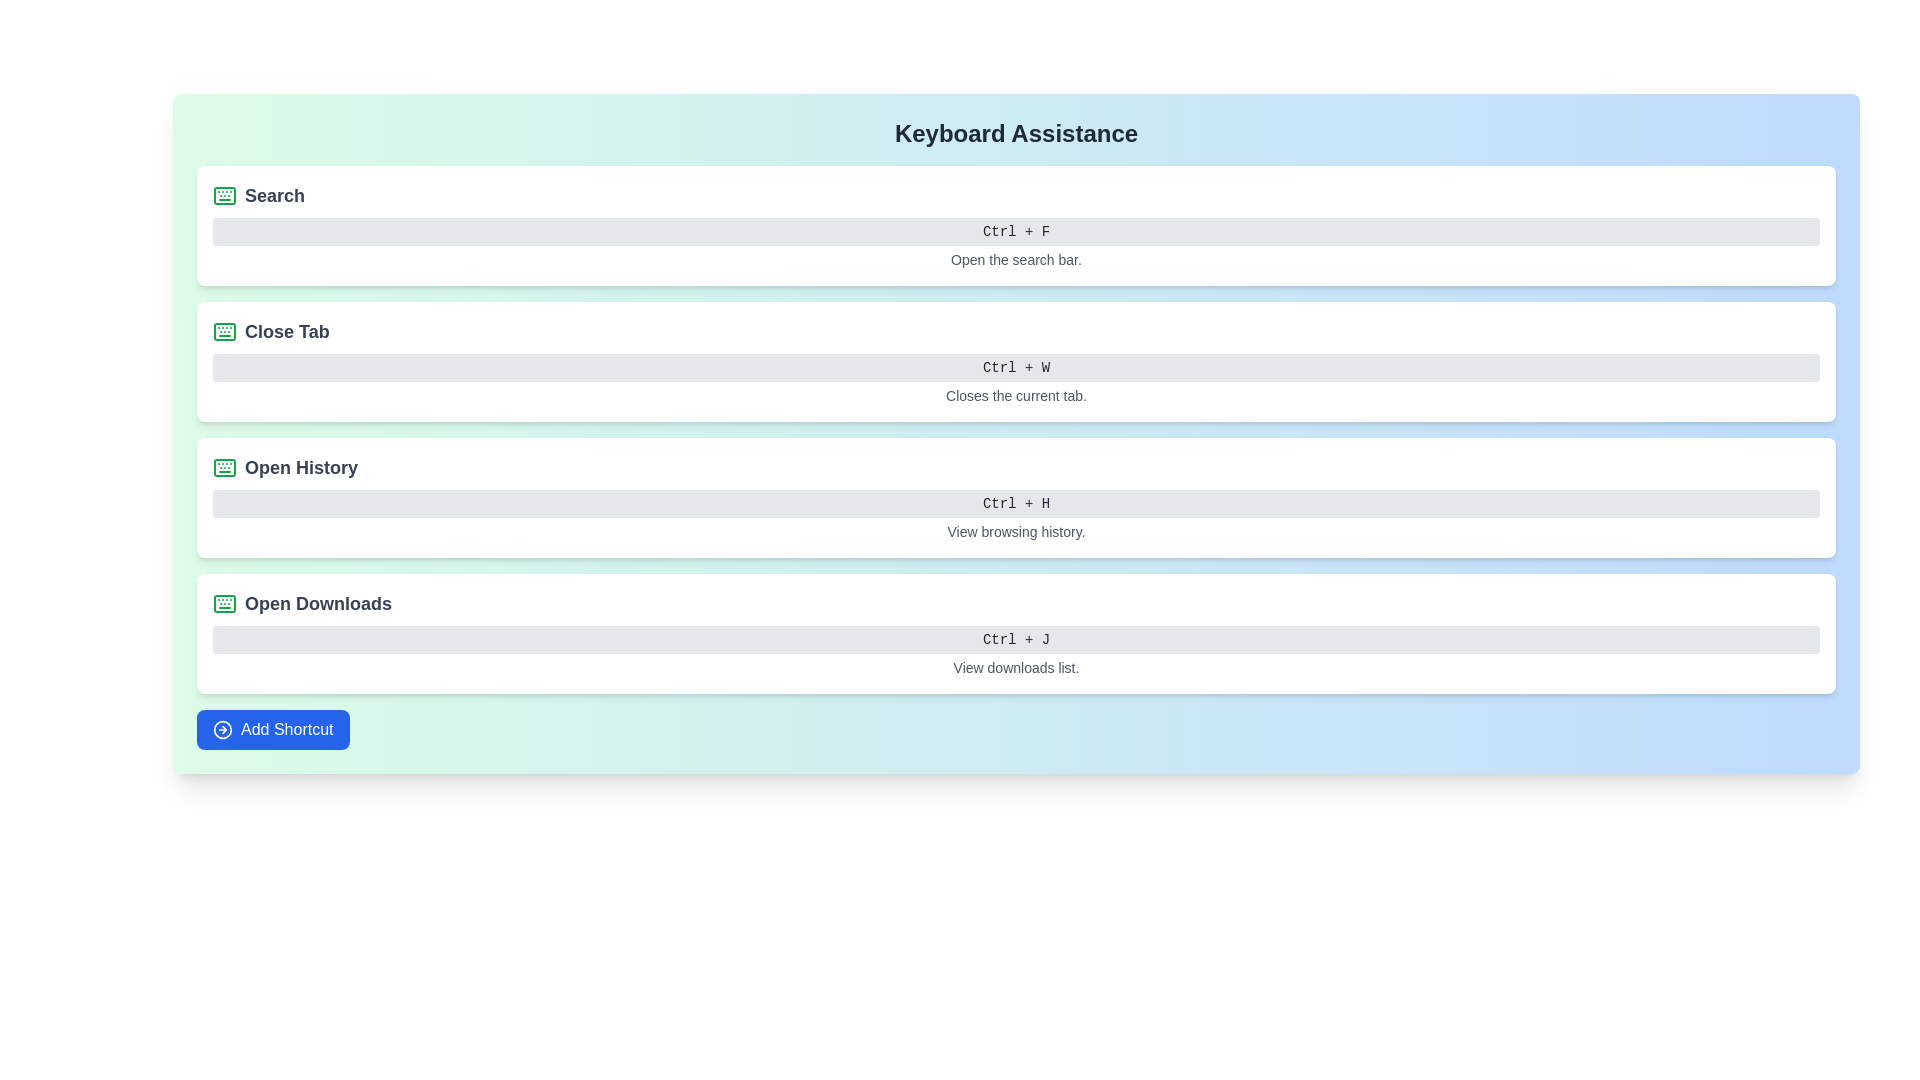  Describe the element at coordinates (300, 467) in the screenshot. I see `the 'Open History' text label, which is styled in a larger, bold, semibold dark gray font and is the third item in the list of shortcut actions` at that location.